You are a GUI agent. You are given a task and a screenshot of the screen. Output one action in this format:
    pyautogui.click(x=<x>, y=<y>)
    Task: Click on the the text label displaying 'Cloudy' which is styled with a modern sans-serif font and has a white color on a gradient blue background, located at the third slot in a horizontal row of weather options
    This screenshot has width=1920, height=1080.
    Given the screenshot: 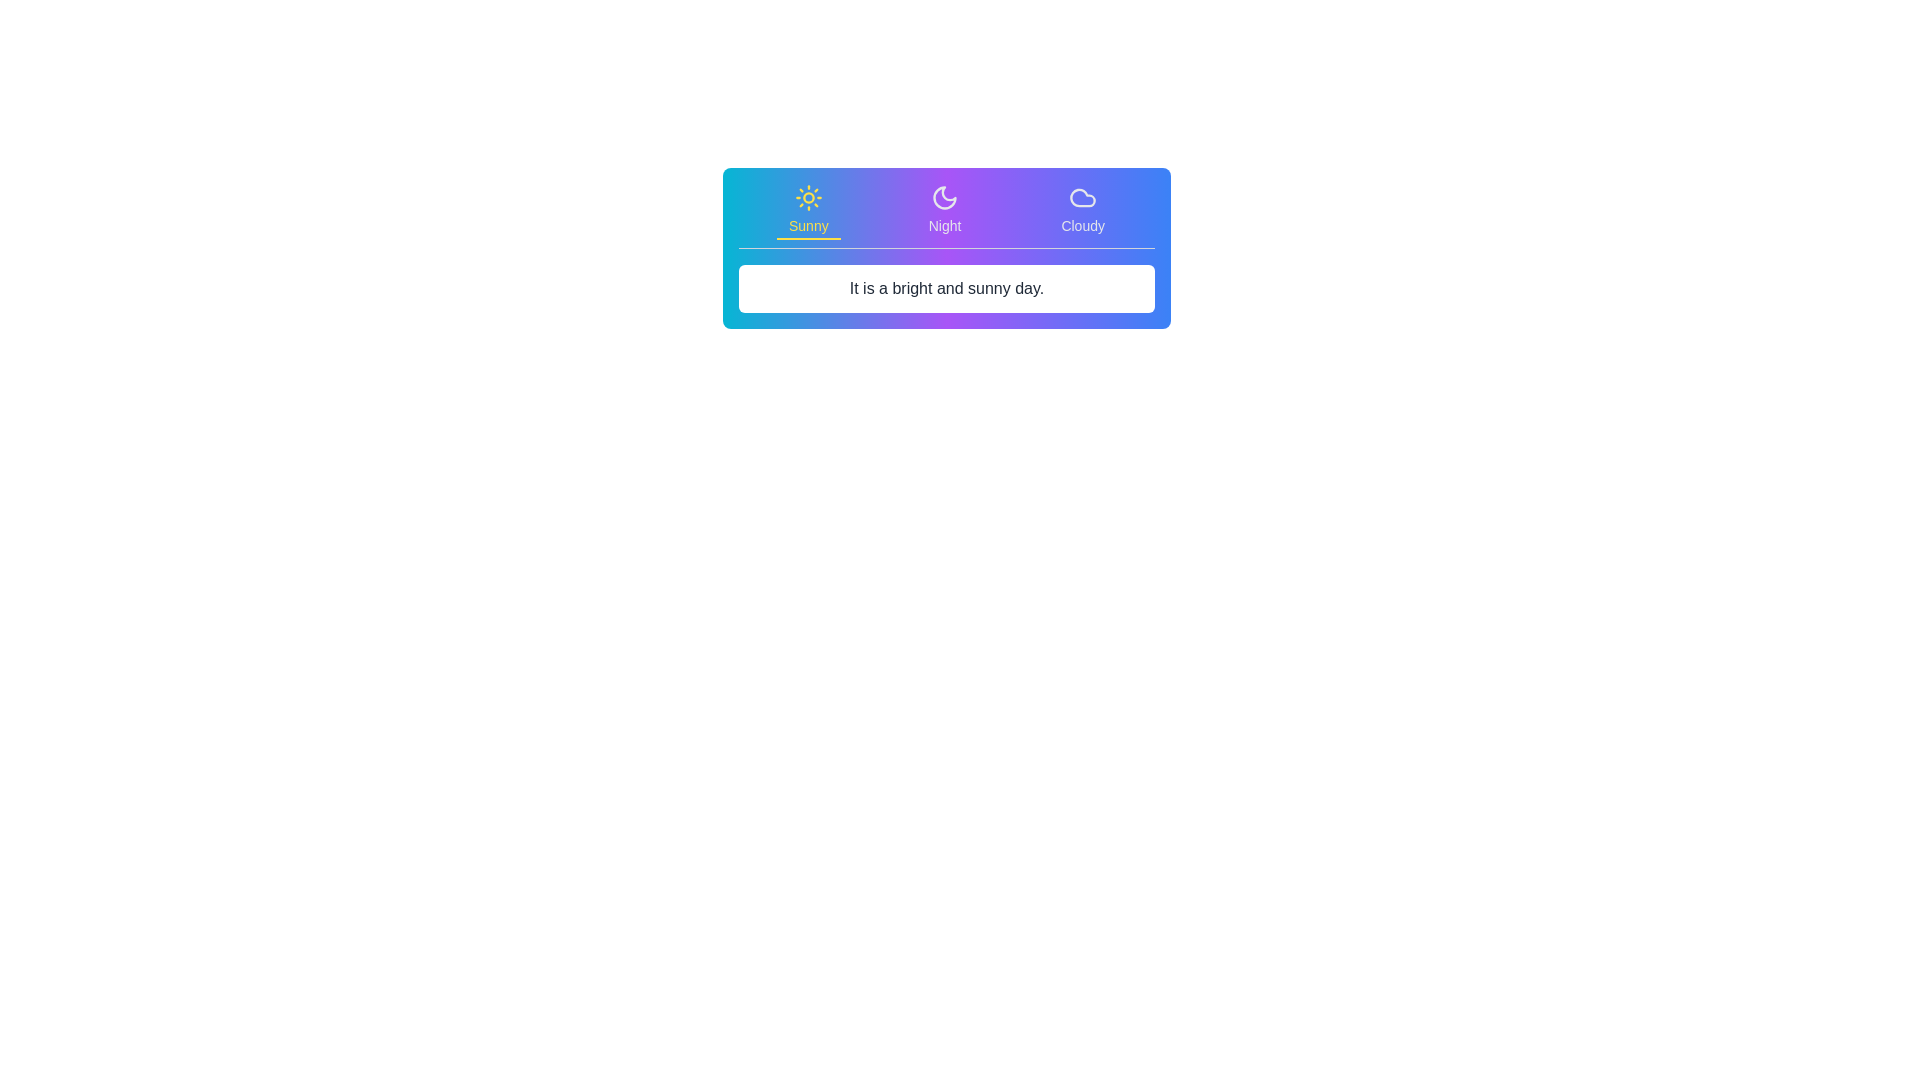 What is the action you would take?
    pyautogui.click(x=1082, y=225)
    